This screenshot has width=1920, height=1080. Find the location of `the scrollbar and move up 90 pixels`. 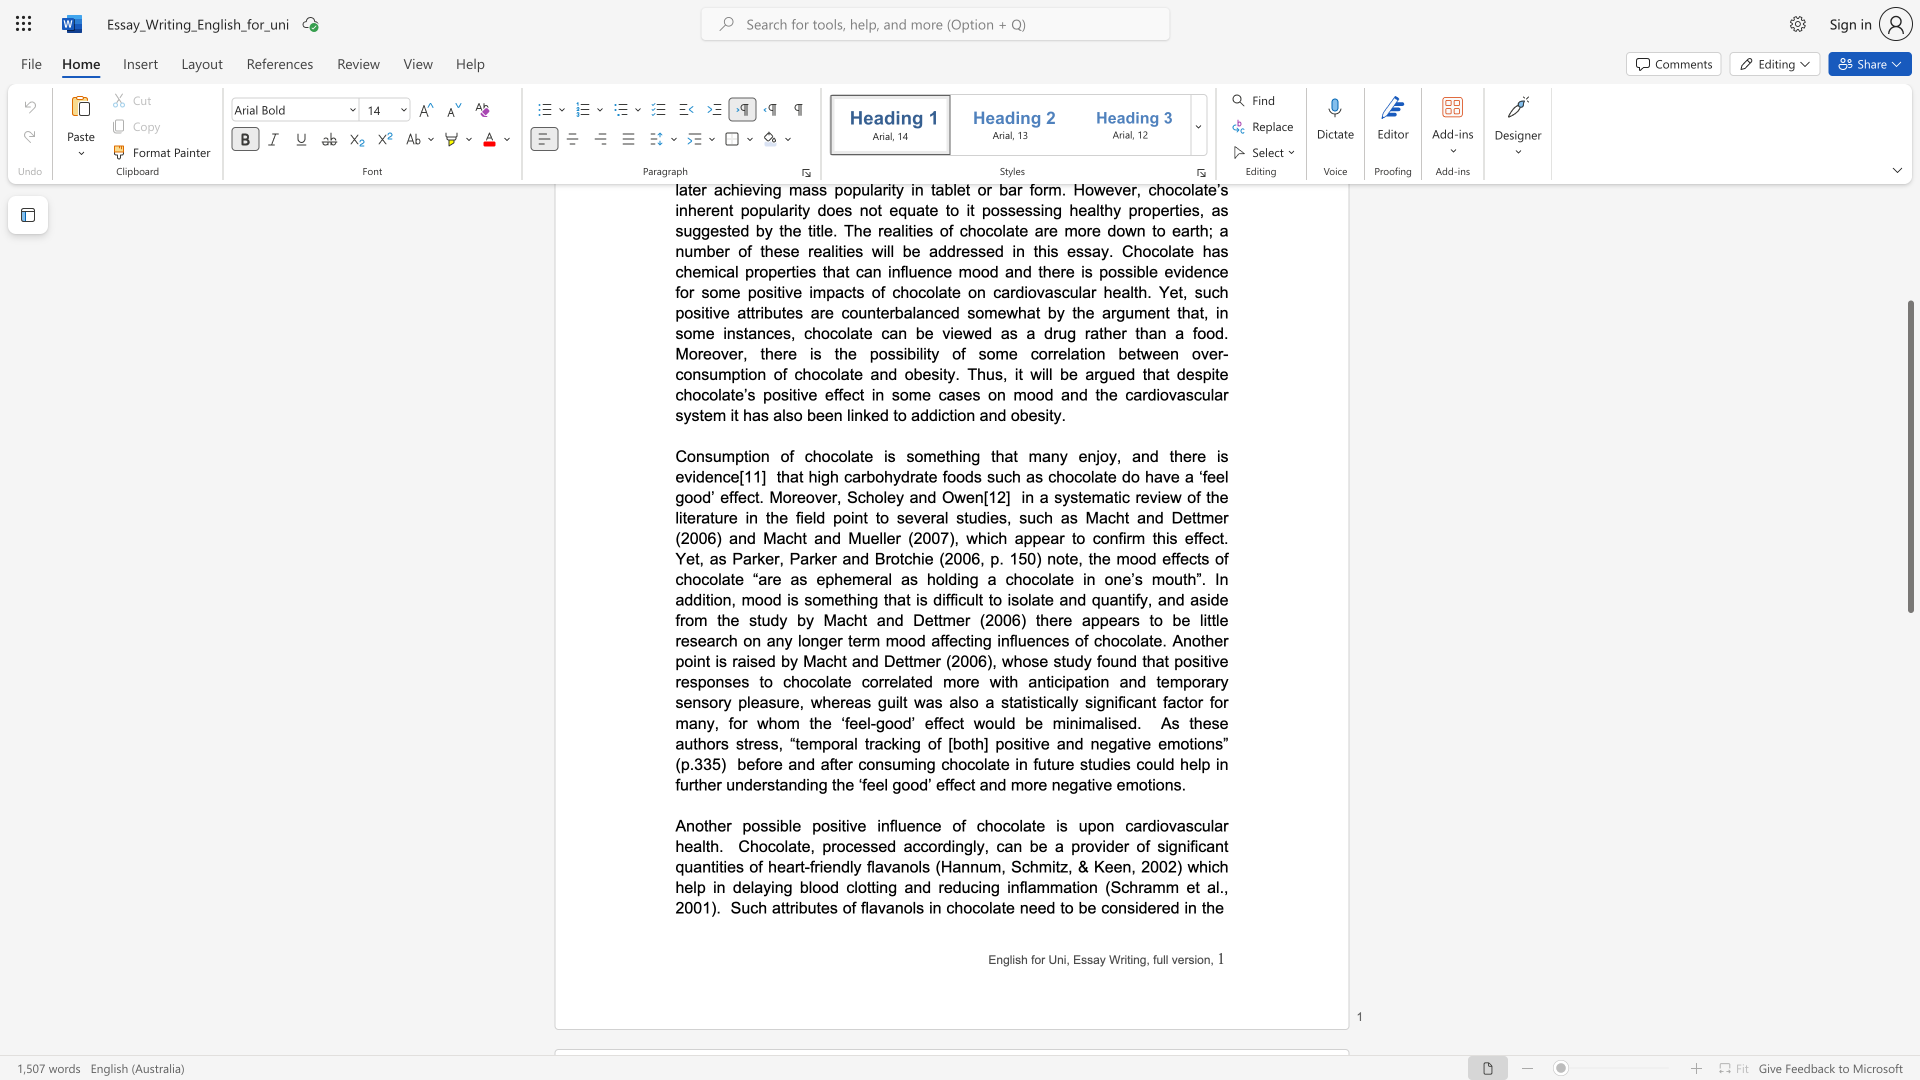

the scrollbar and move up 90 pixels is located at coordinates (1909, 456).